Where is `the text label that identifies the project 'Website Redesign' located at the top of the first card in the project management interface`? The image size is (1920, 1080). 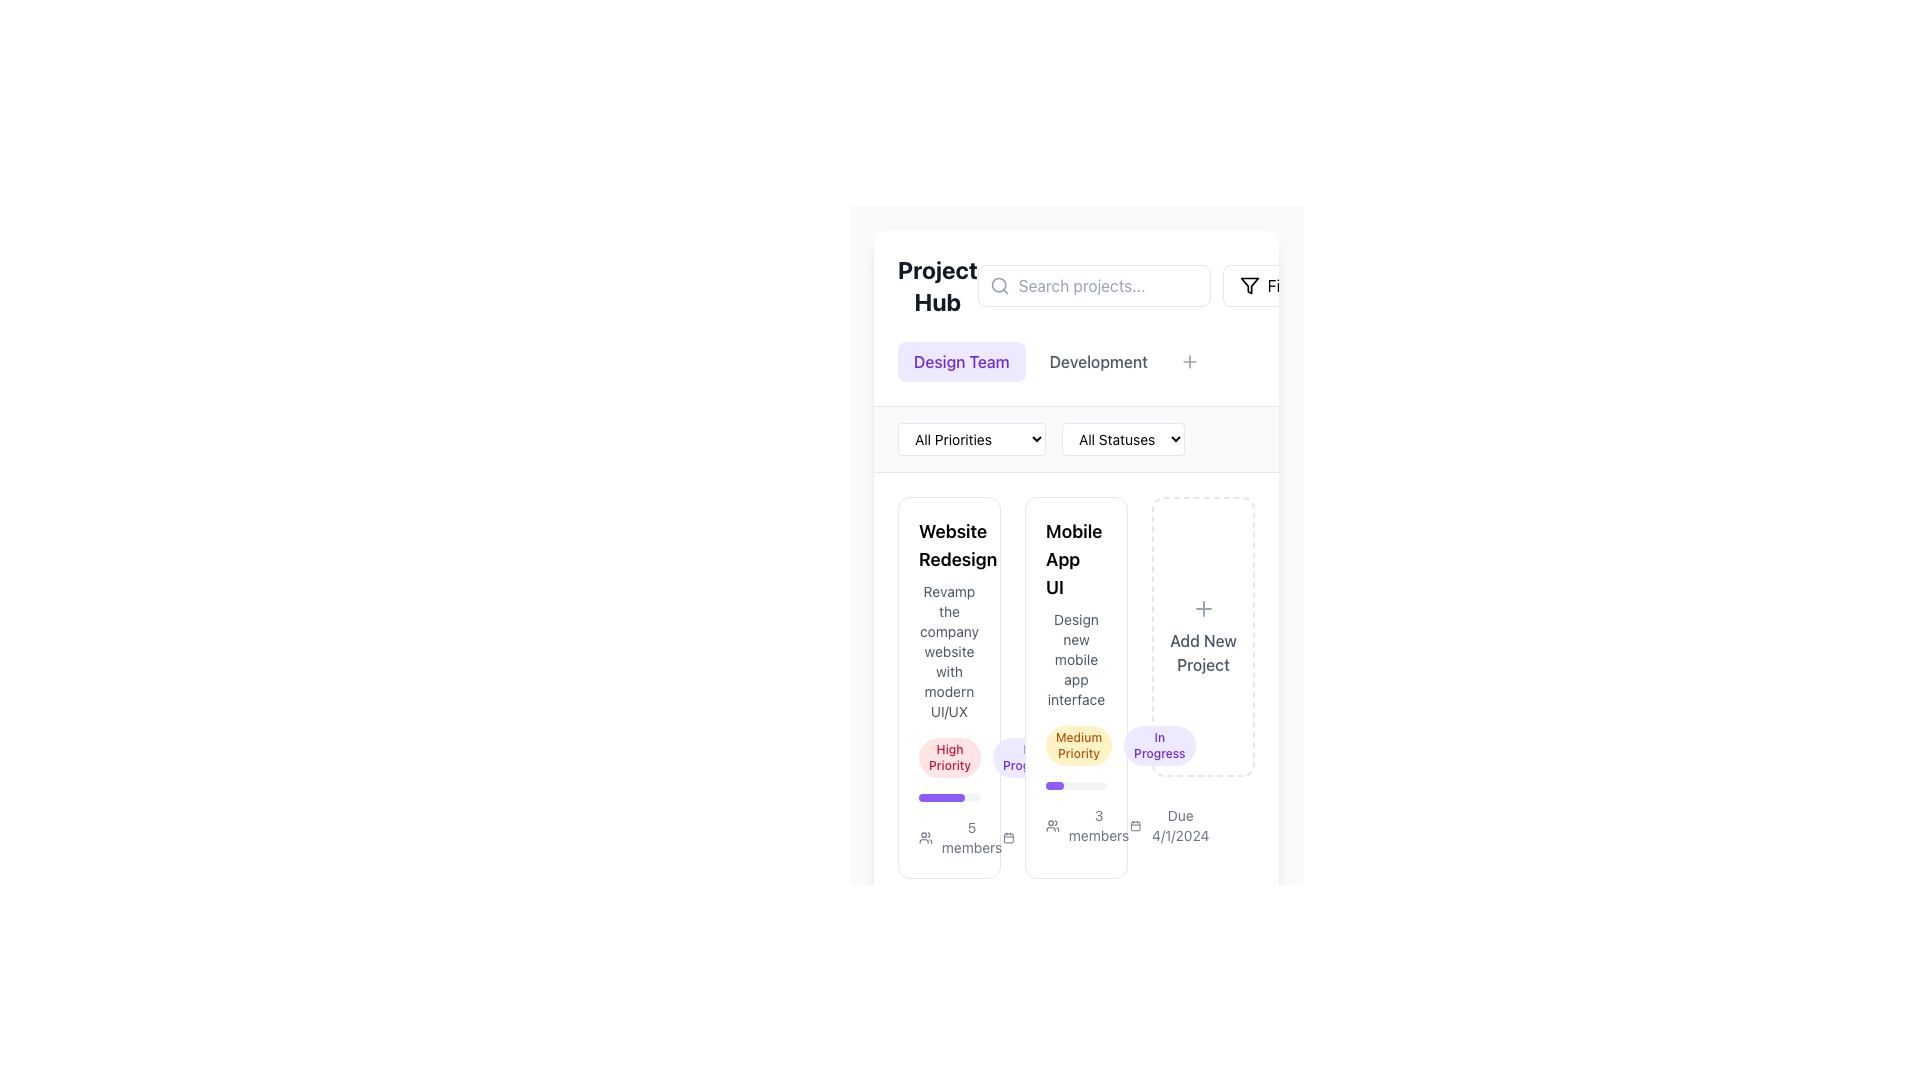 the text label that identifies the project 'Website Redesign' located at the top of the first card in the project management interface is located at coordinates (949, 546).